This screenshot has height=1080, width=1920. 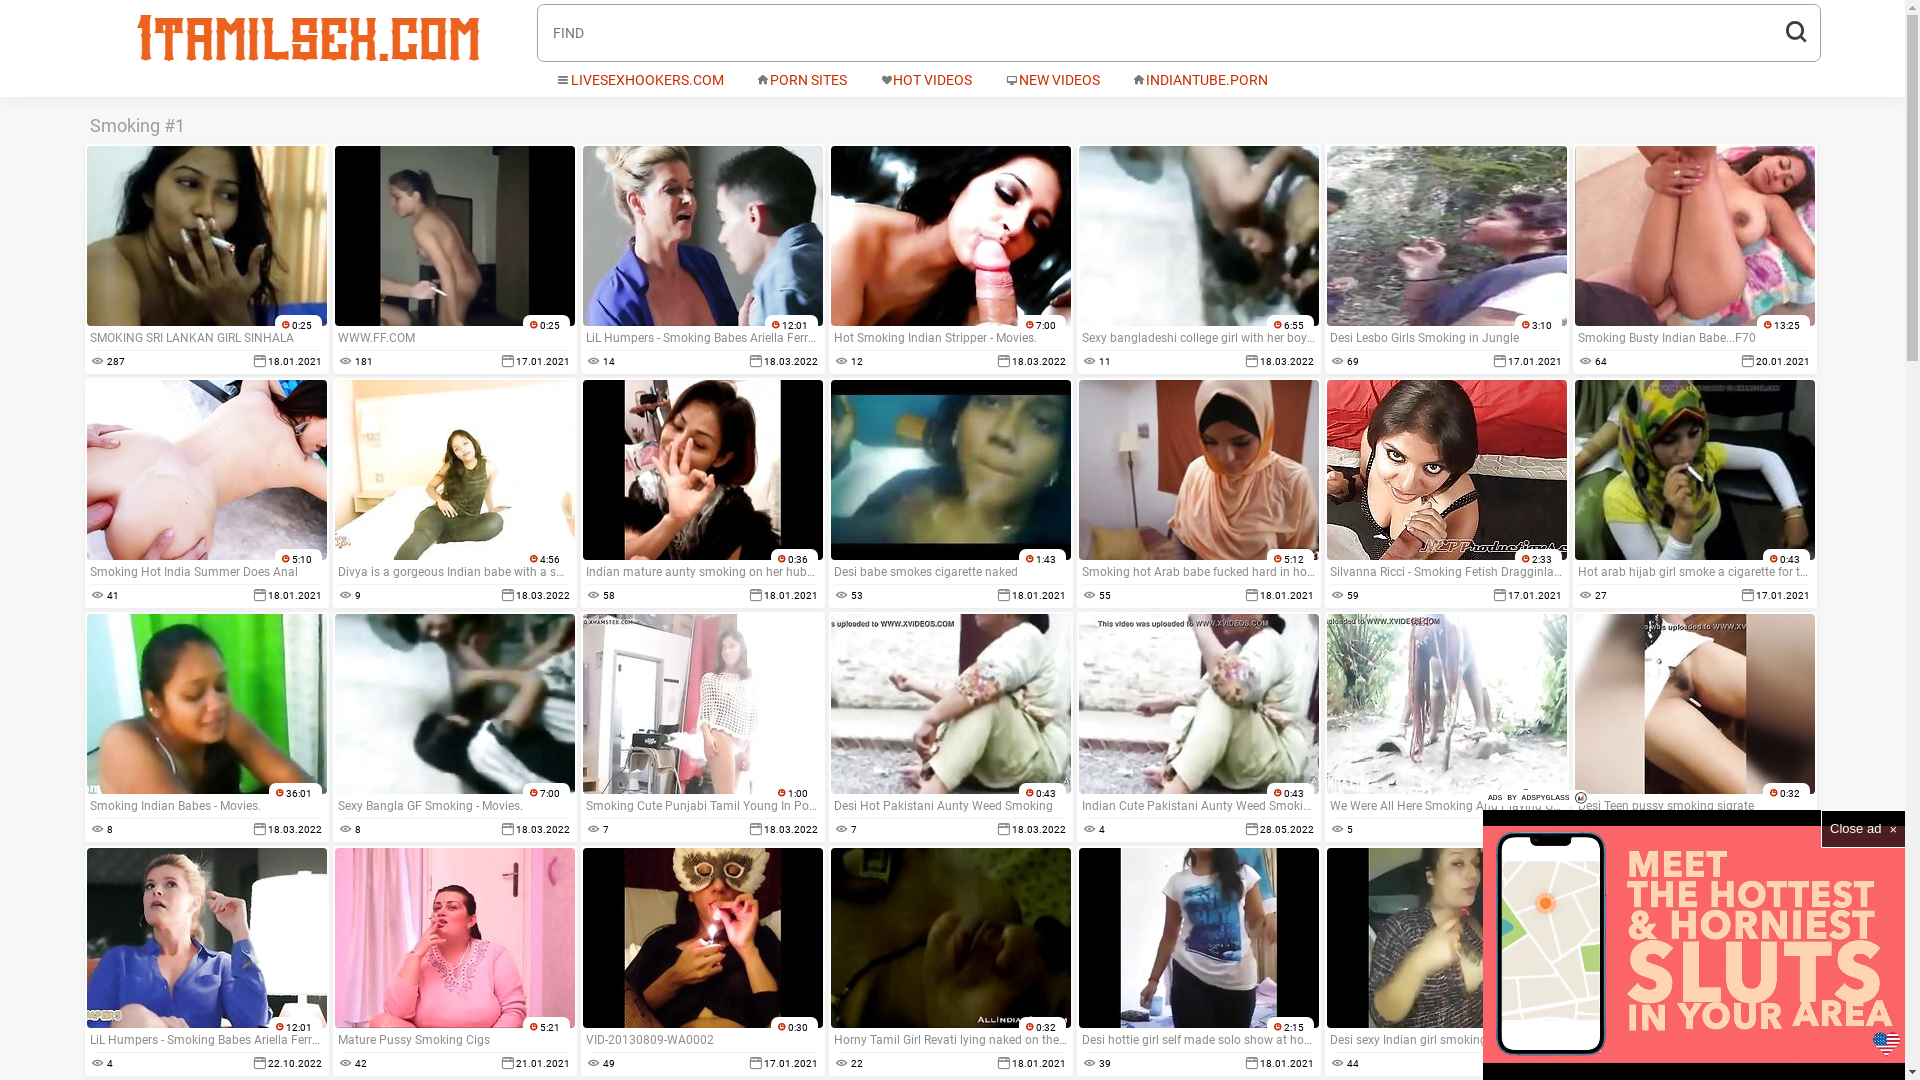 What do you see at coordinates (949, 493) in the screenshot?
I see `'1:43` at bounding box center [949, 493].